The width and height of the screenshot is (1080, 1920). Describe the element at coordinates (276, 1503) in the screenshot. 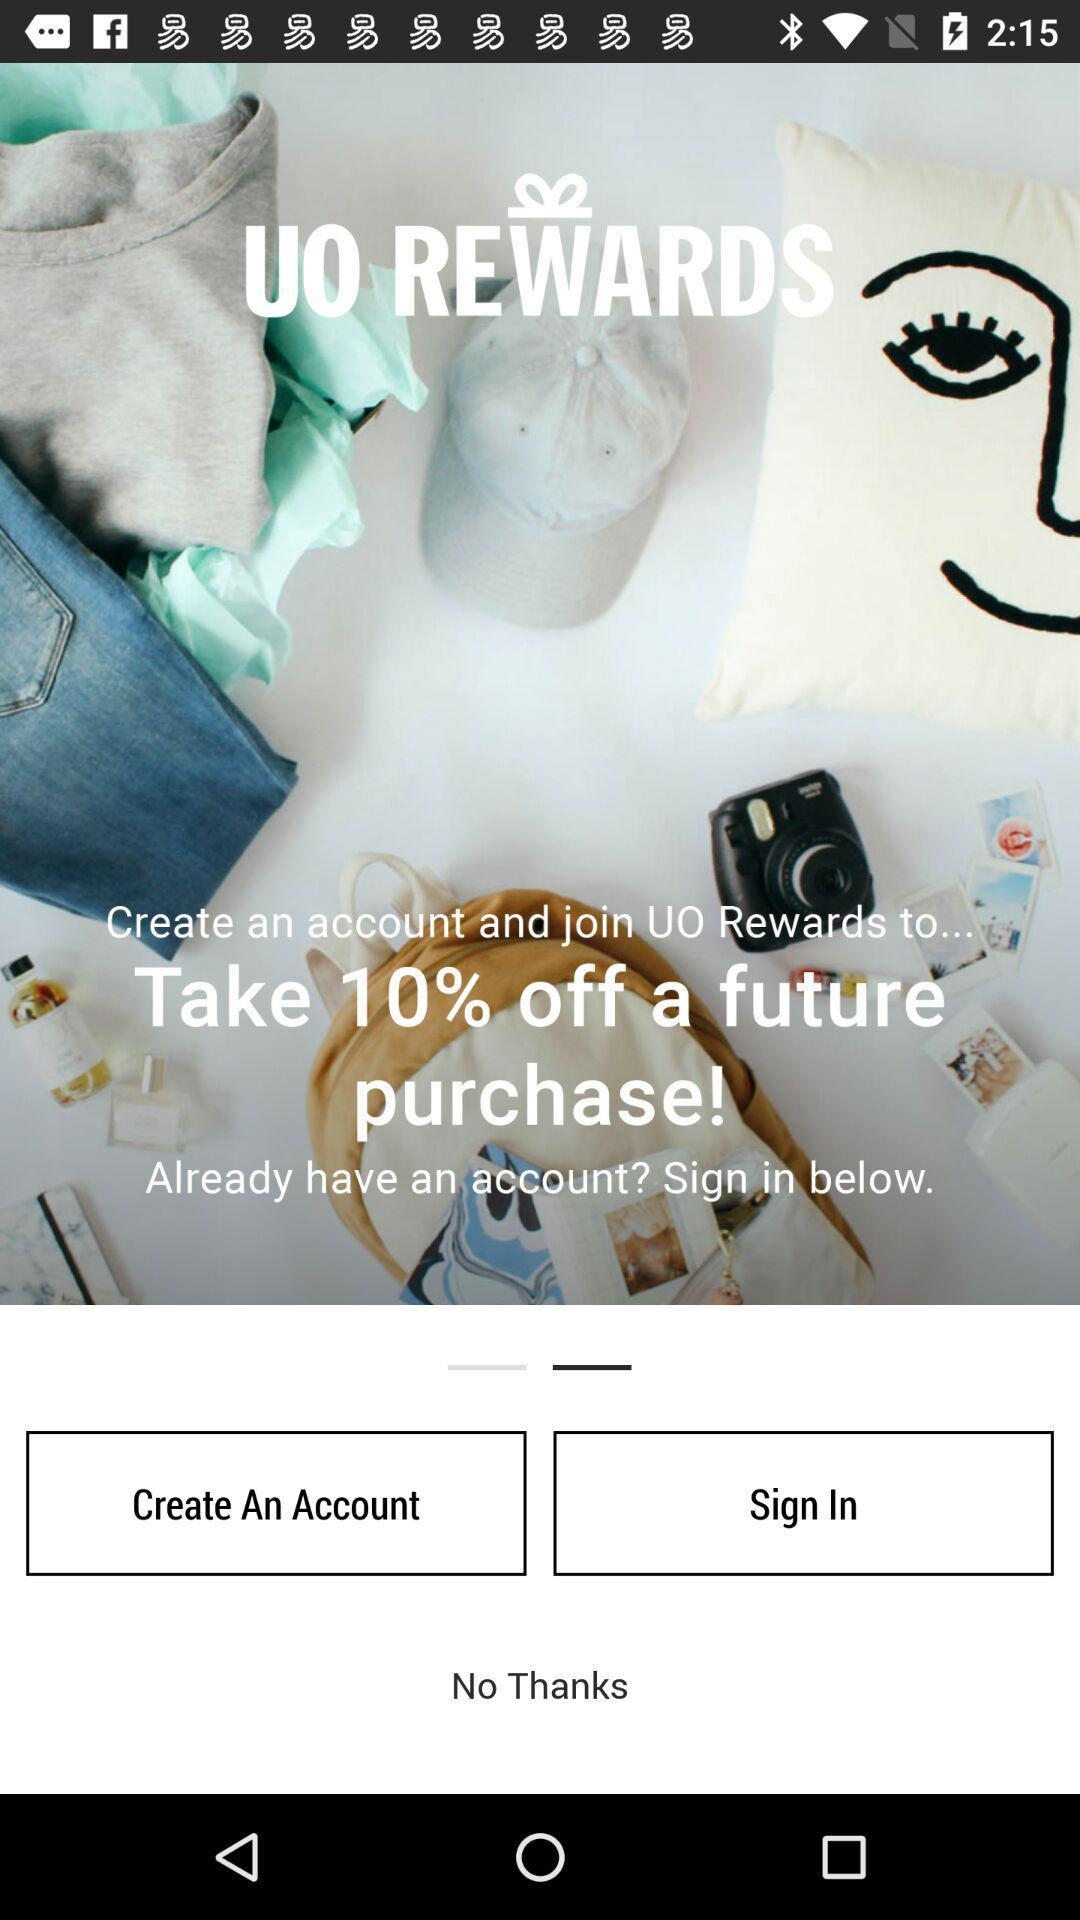

I see `icon next to sign in item` at that location.